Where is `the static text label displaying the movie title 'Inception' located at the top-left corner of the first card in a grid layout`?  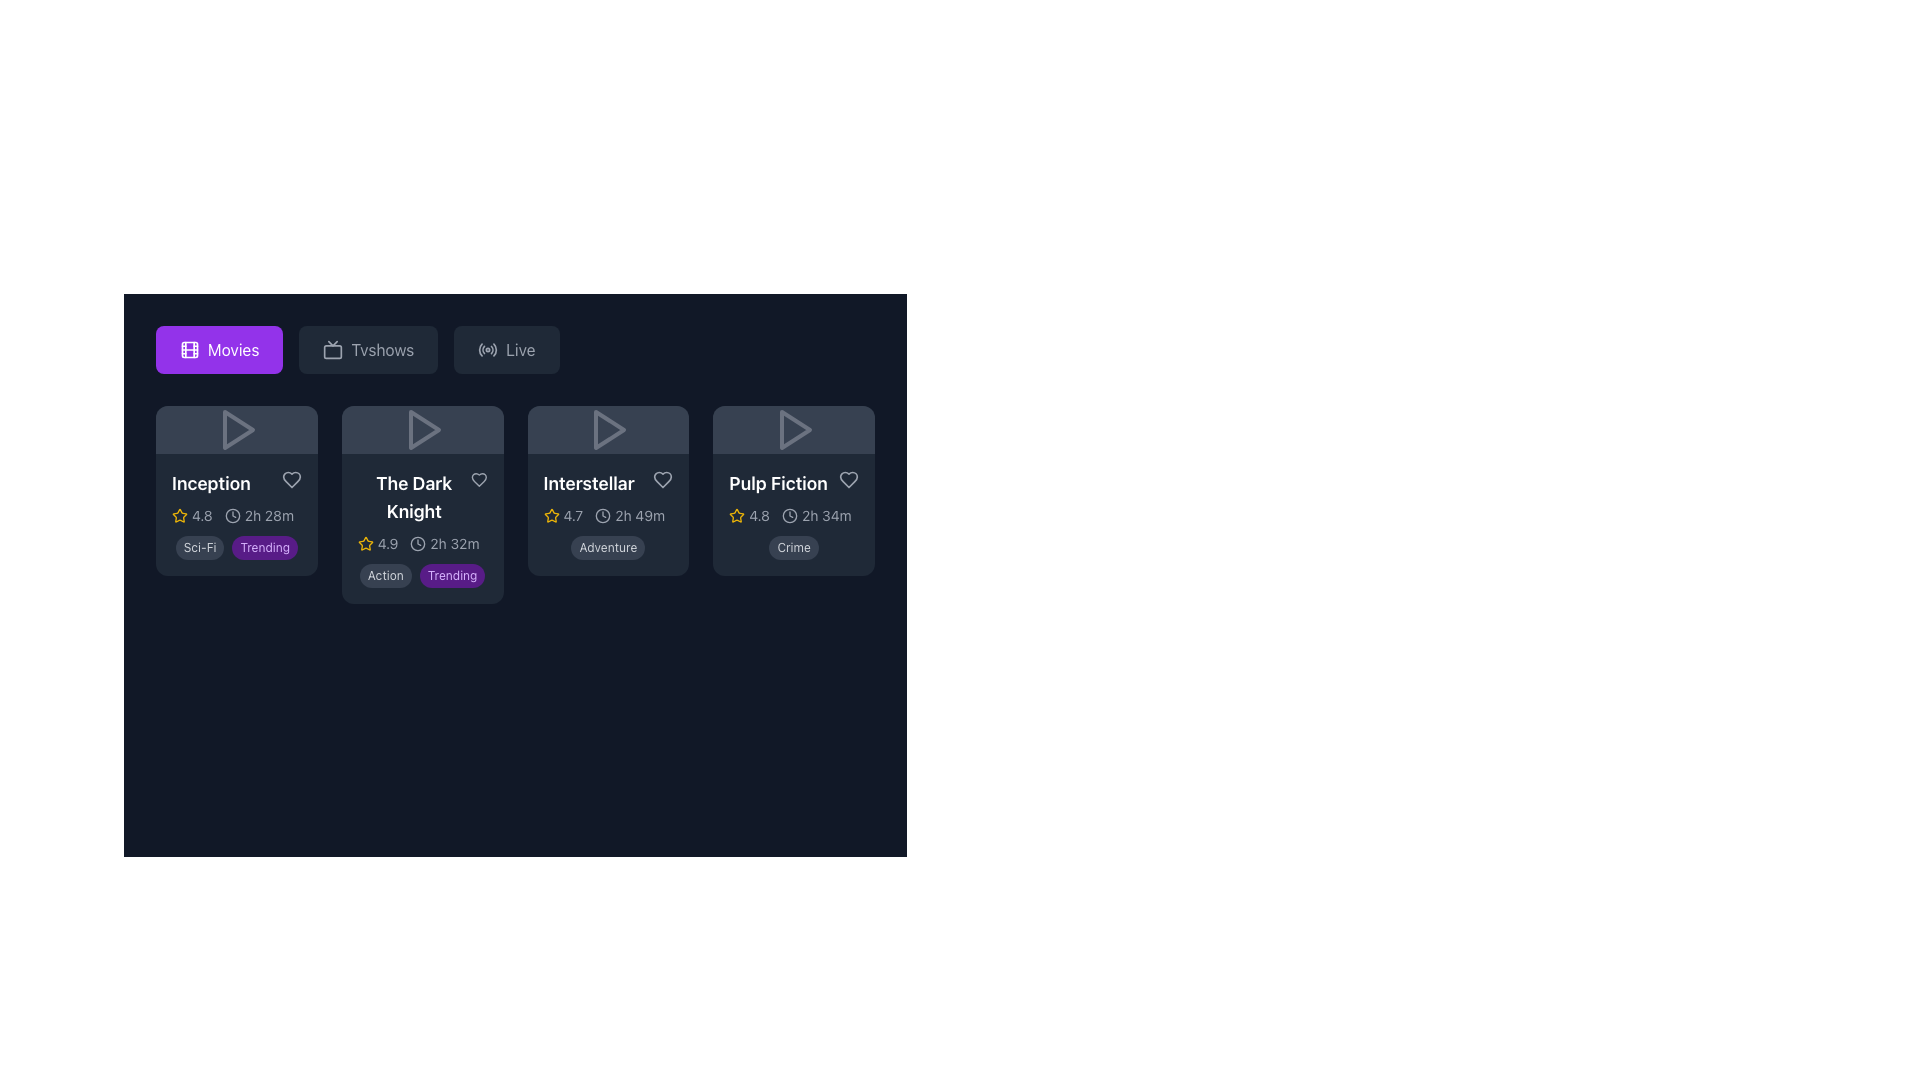 the static text label displaying the movie title 'Inception' located at the top-left corner of the first card in a grid layout is located at coordinates (211, 483).